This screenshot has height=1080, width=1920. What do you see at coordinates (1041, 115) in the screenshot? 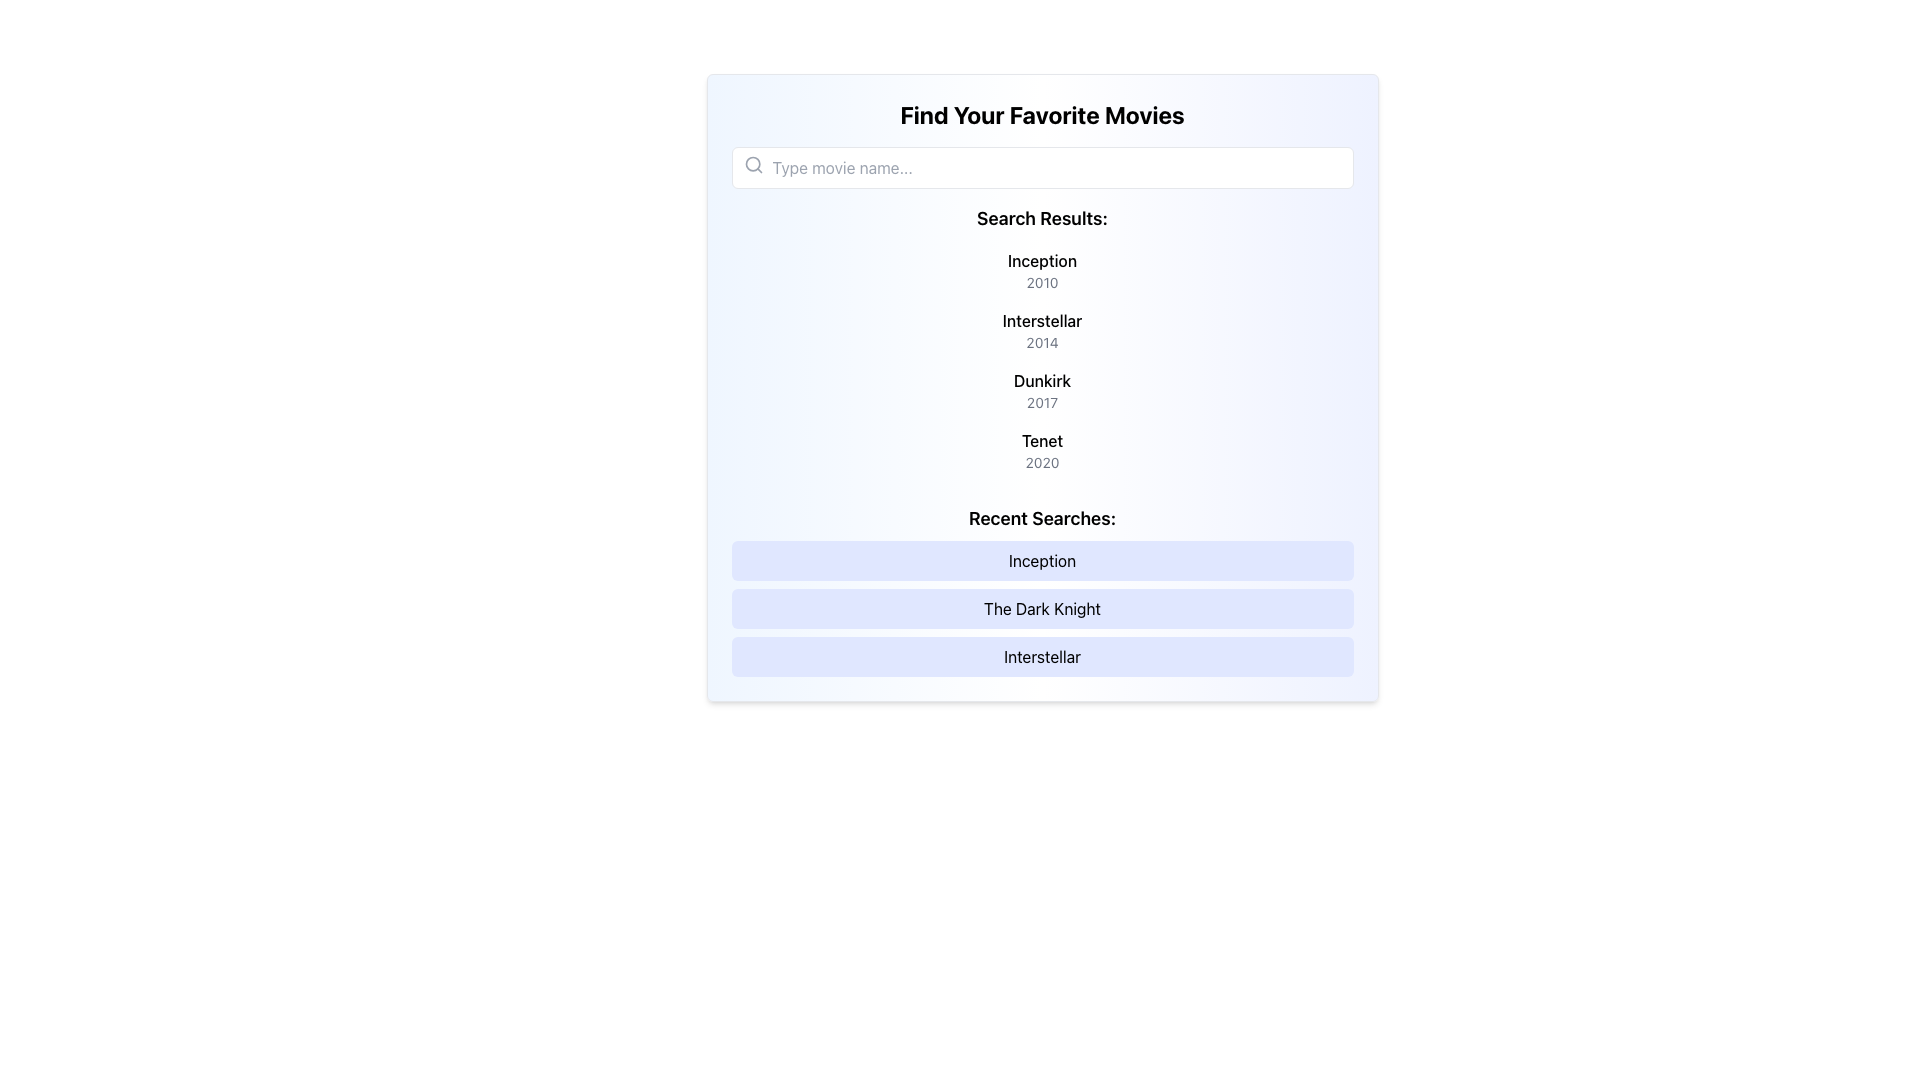
I see `the centered, bold, large-sized text that reads 'Find Your Favorite Movies', which is positioned at the top center of the interface above the search bar` at bounding box center [1041, 115].